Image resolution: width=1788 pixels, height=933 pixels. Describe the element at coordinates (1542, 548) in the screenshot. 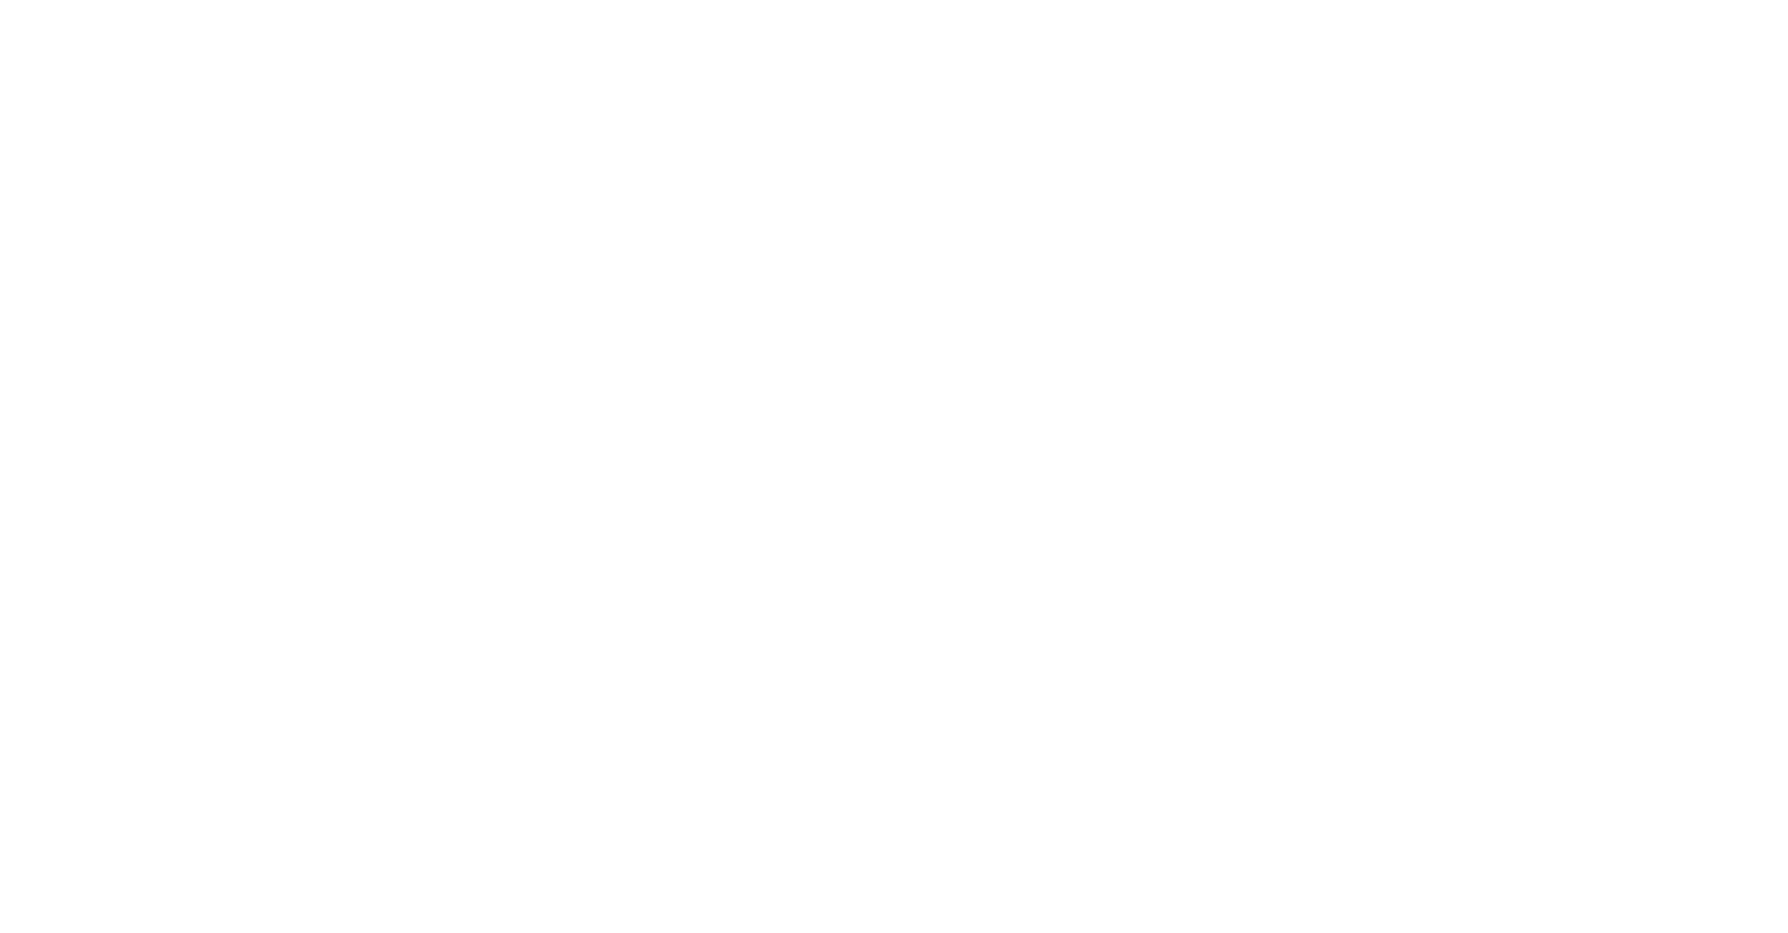

I see `'Weitere Informationen'` at that location.